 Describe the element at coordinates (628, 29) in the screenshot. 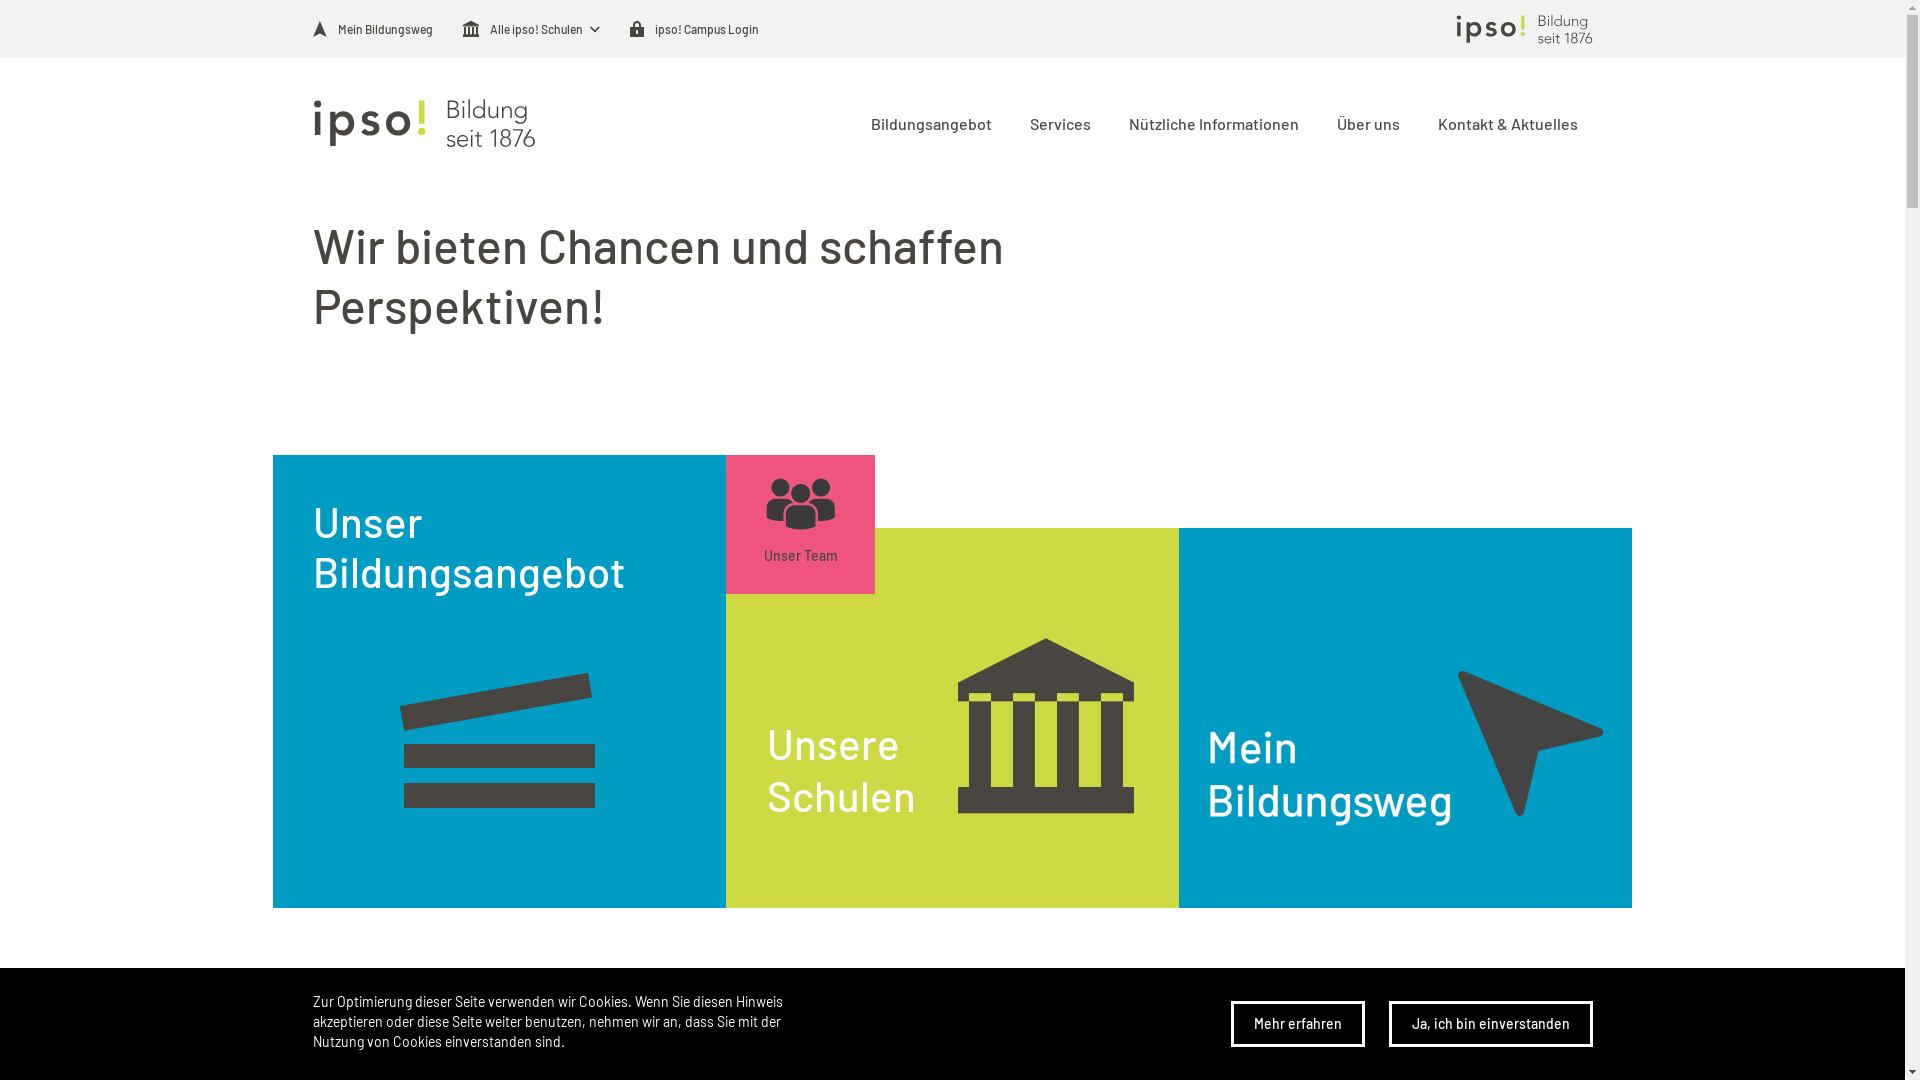

I see `'ipso! Campus Login'` at that location.